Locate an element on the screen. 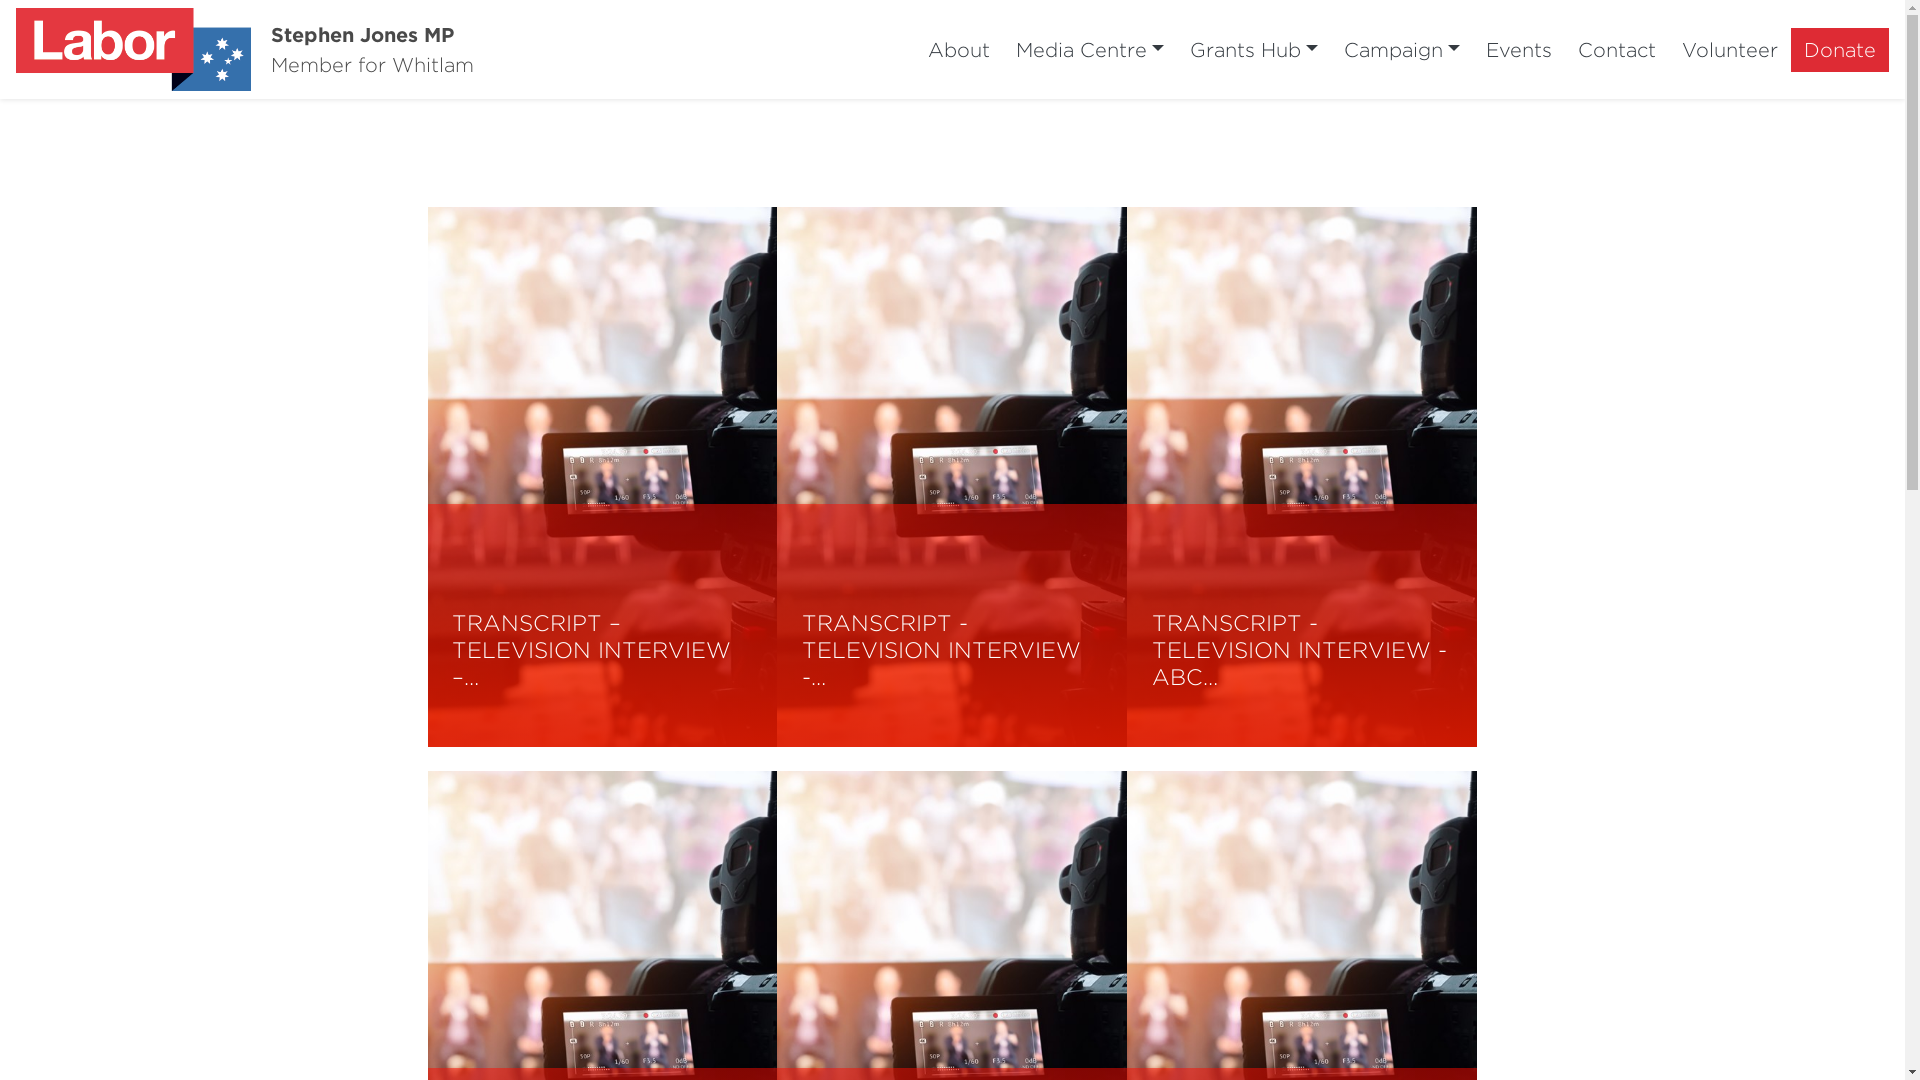 The image size is (1920, 1080). 'About' is located at coordinates (958, 49).